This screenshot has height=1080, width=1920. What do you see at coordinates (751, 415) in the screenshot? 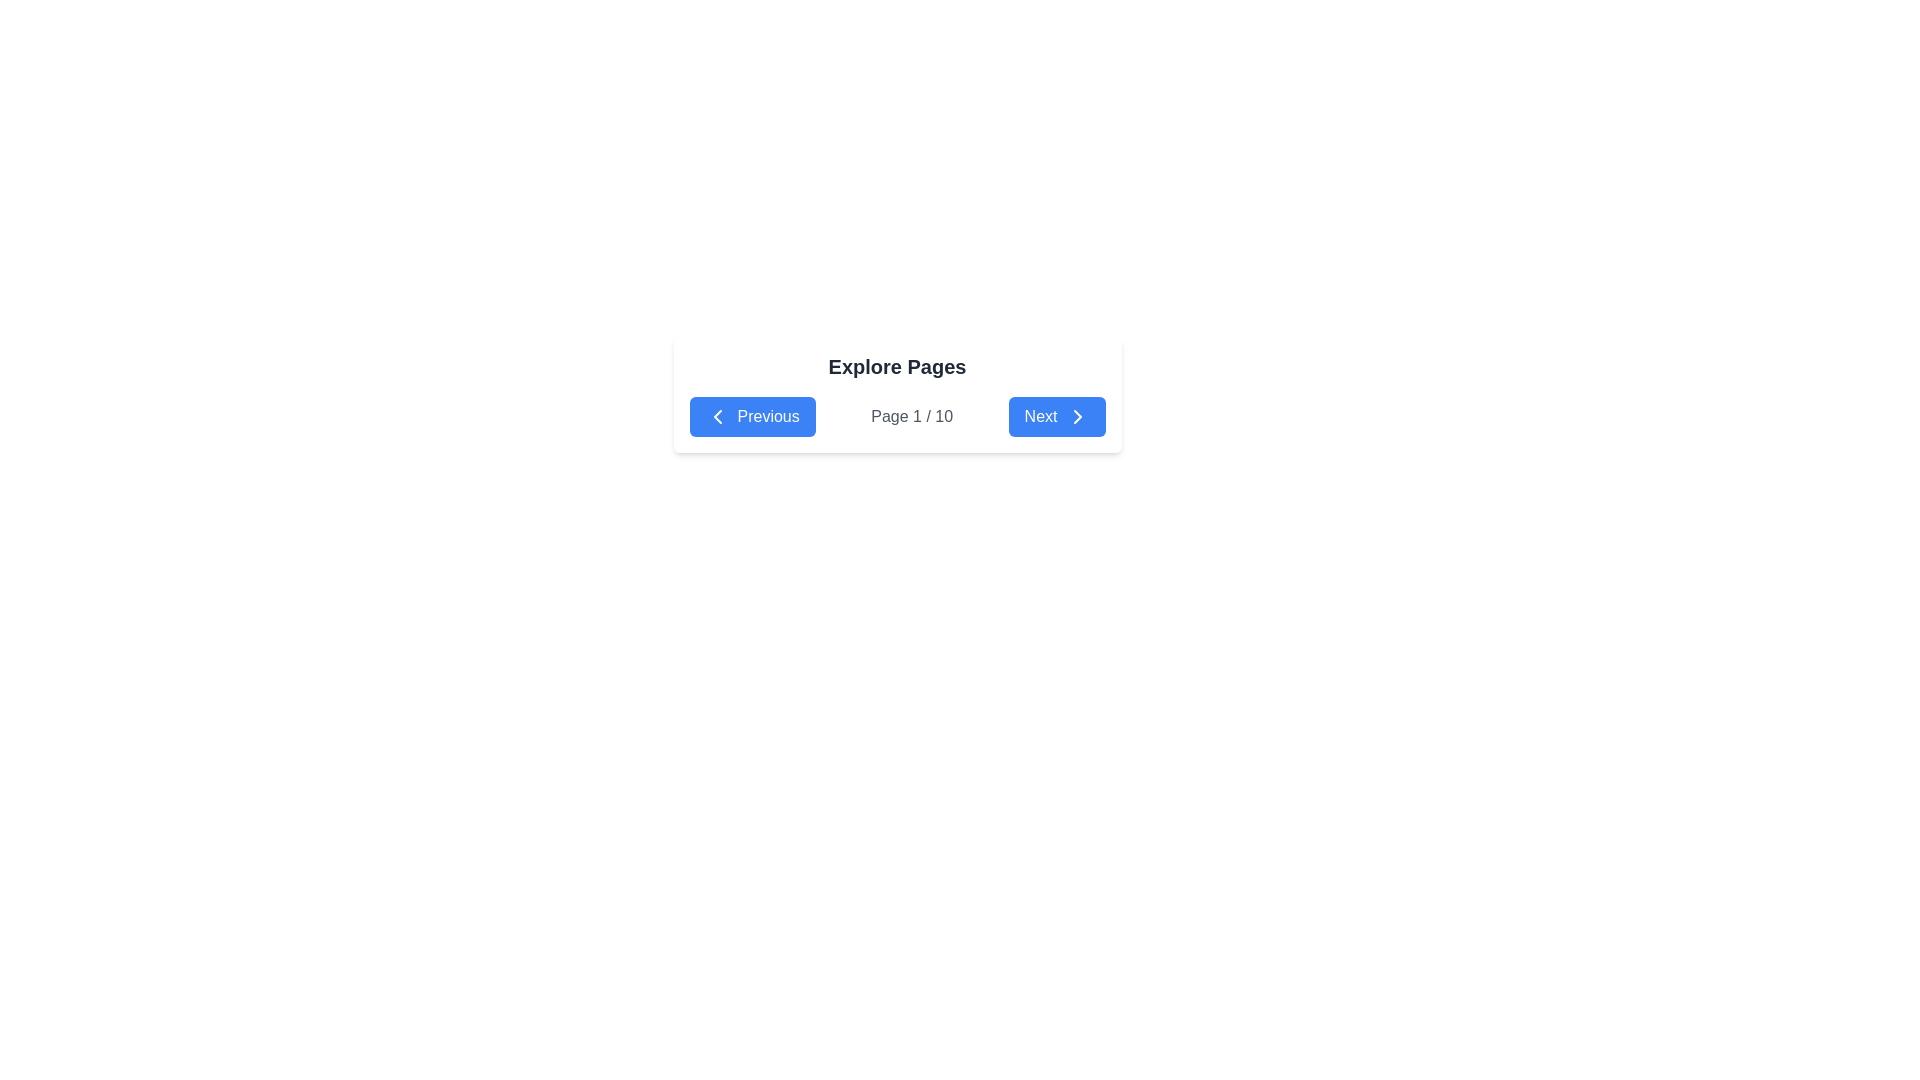
I see `the leftmost button in the horizontal navigation bar` at bounding box center [751, 415].